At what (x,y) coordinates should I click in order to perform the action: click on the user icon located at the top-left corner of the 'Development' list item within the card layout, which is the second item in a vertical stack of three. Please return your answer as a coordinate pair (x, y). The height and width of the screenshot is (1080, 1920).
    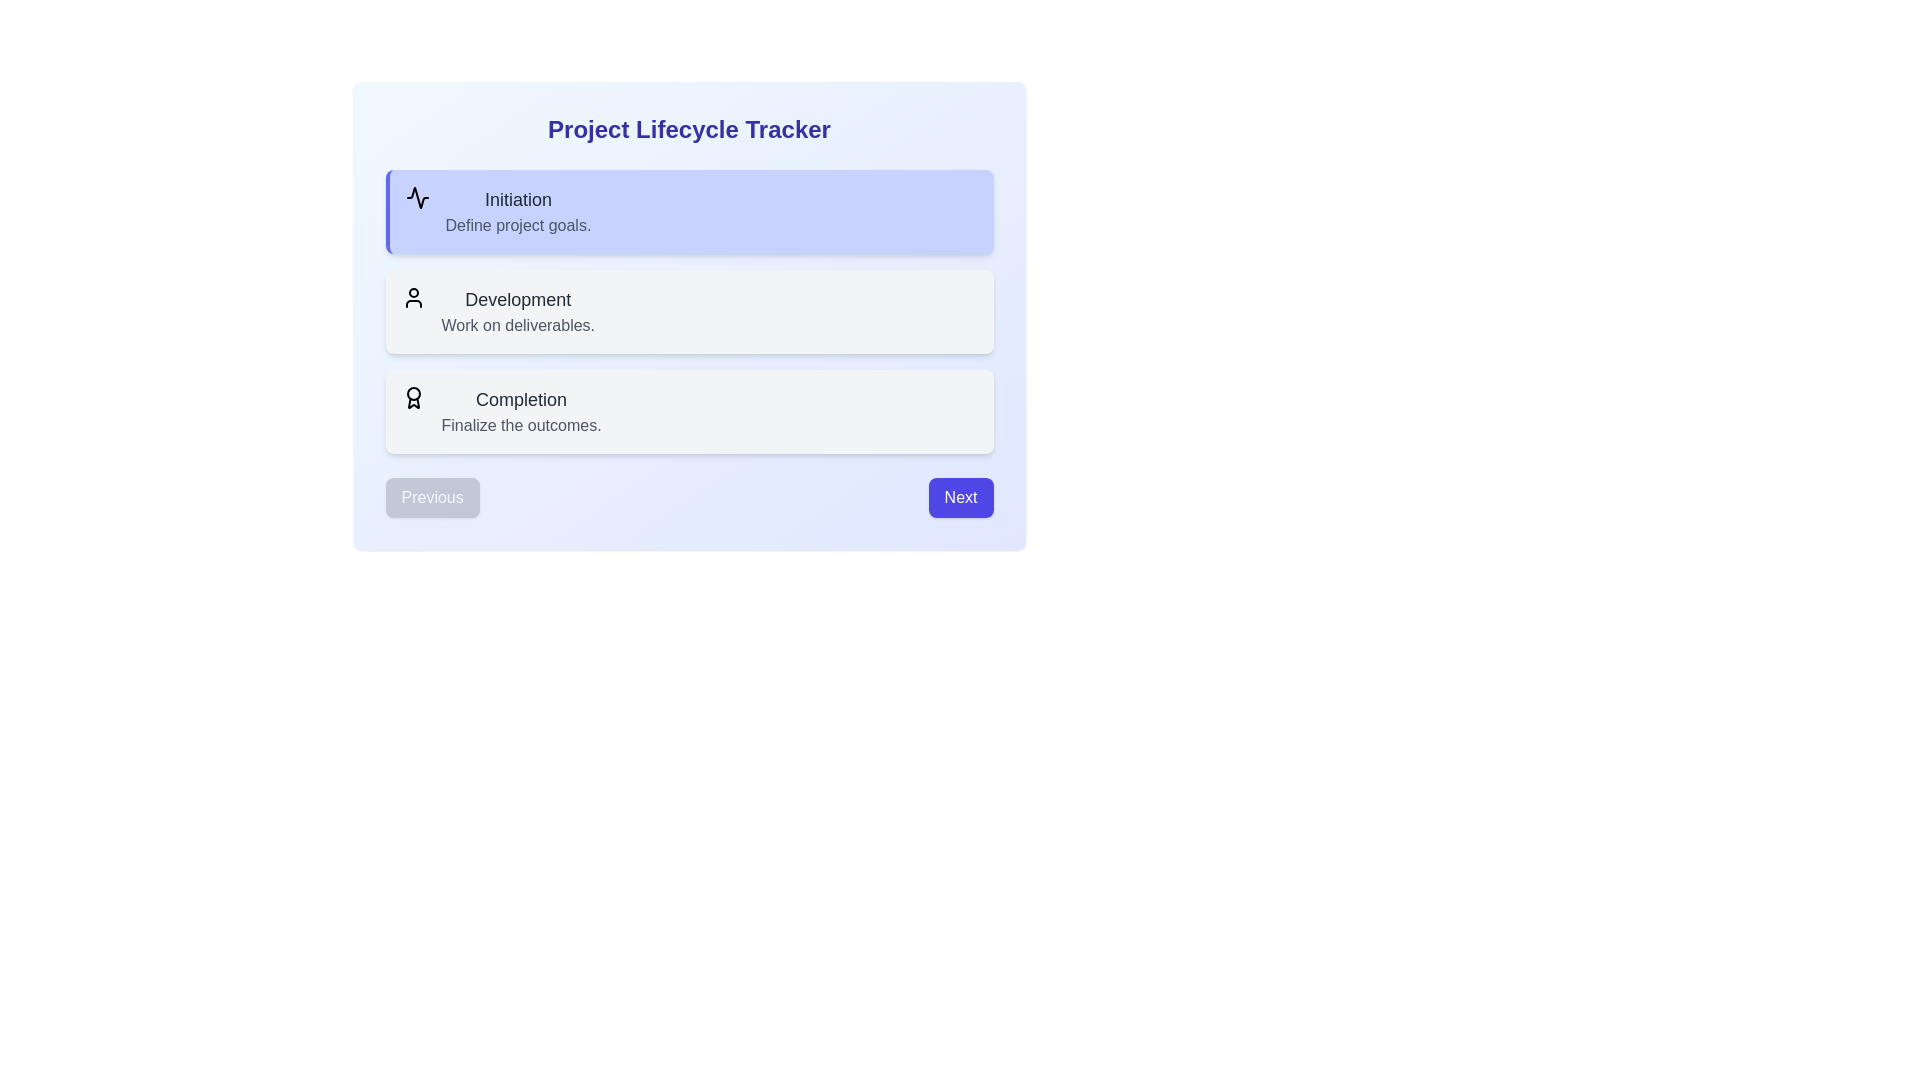
    Looking at the image, I should click on (412, 297).